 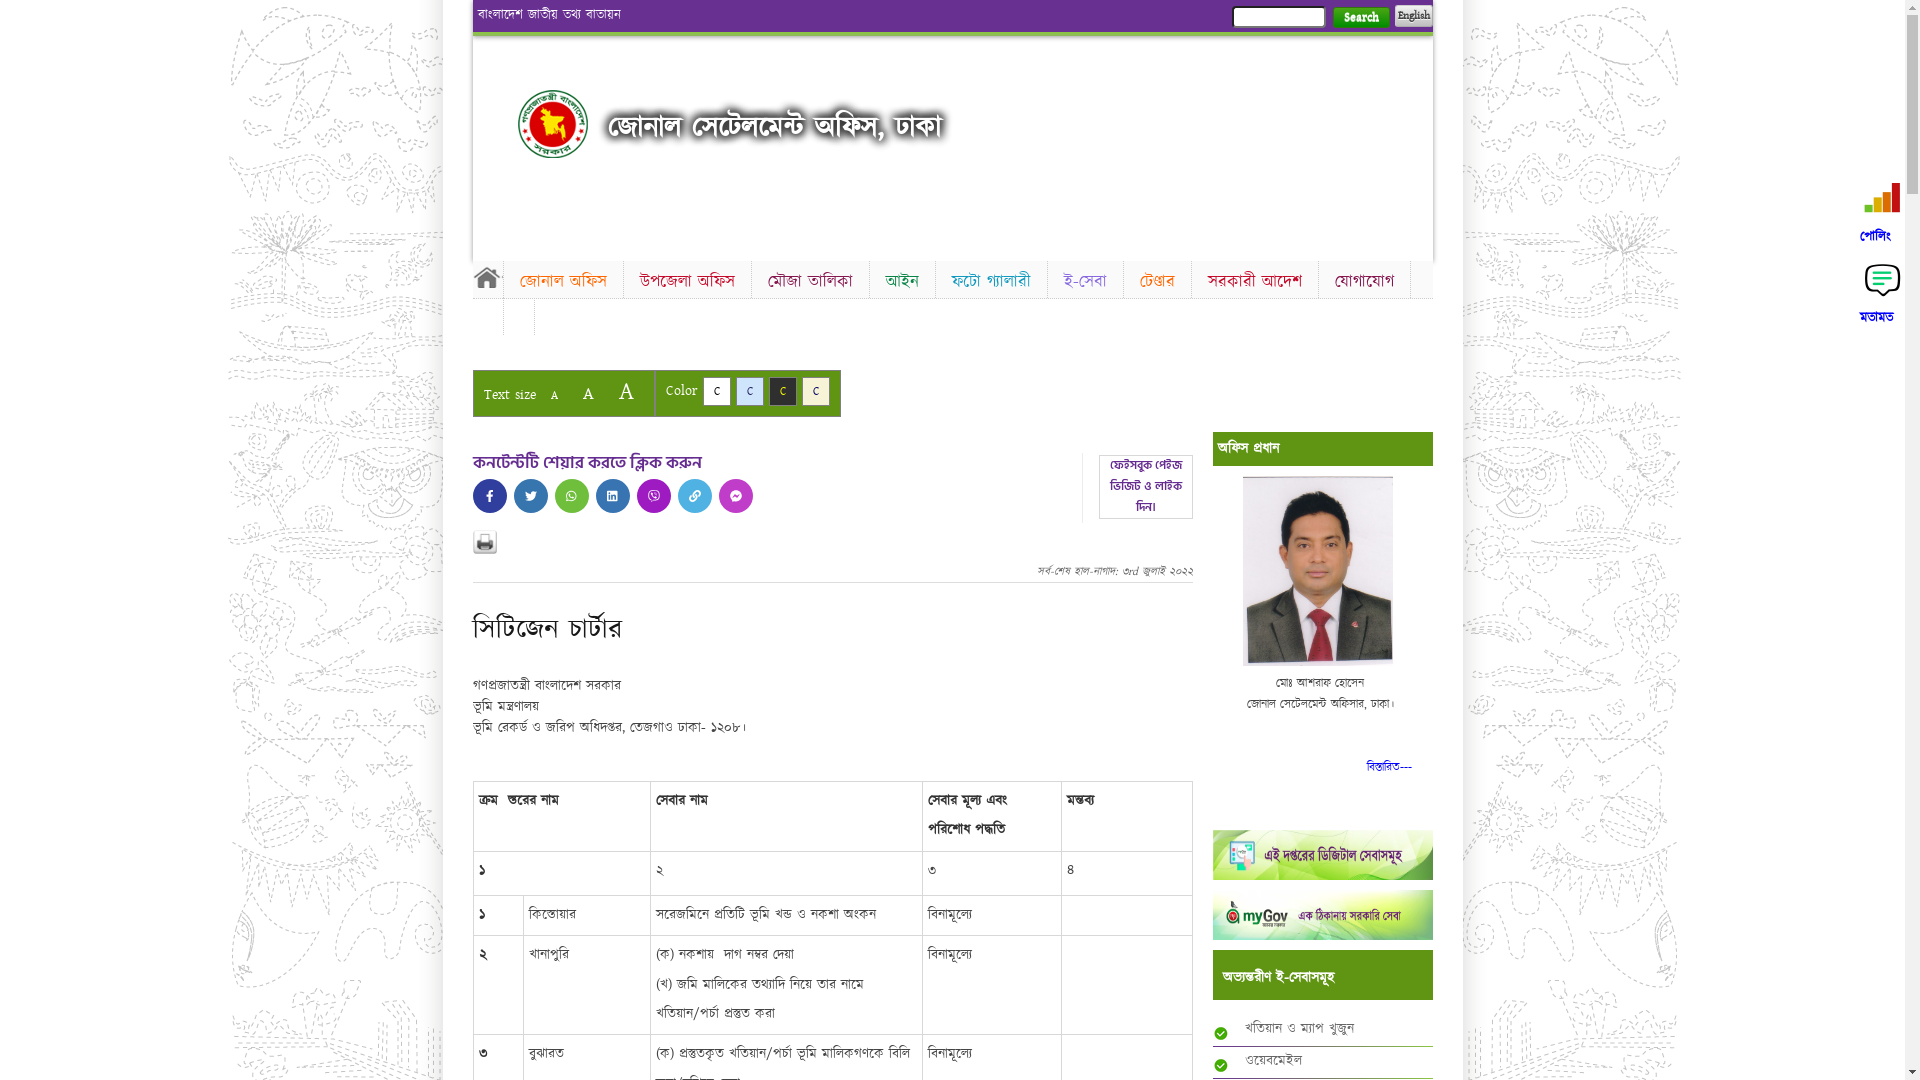 What do you see at coordinates (1331, 17) in the screenshot?
I see `'Search'` at bounding box center [1331, 17].